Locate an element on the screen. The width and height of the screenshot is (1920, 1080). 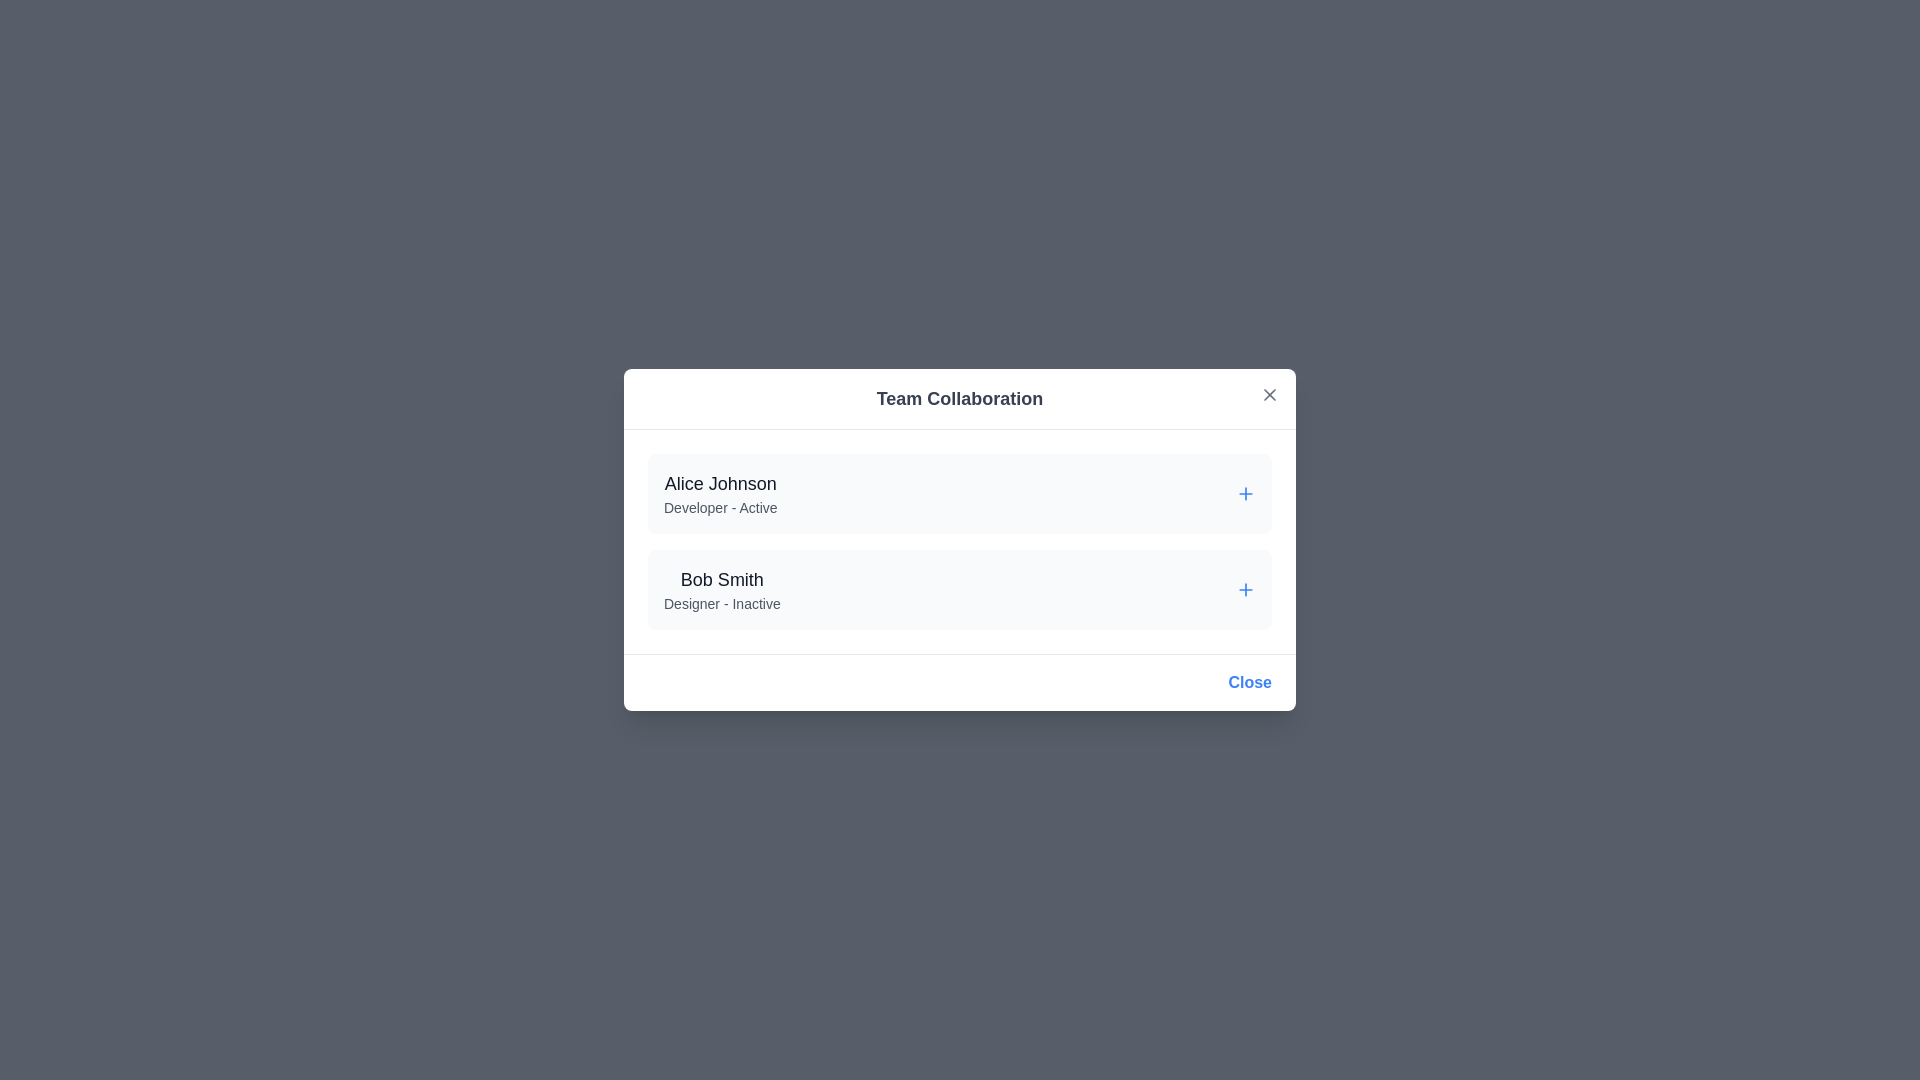
'Close' button at the bottom of the dialog is located at coordinates (1248, 681).